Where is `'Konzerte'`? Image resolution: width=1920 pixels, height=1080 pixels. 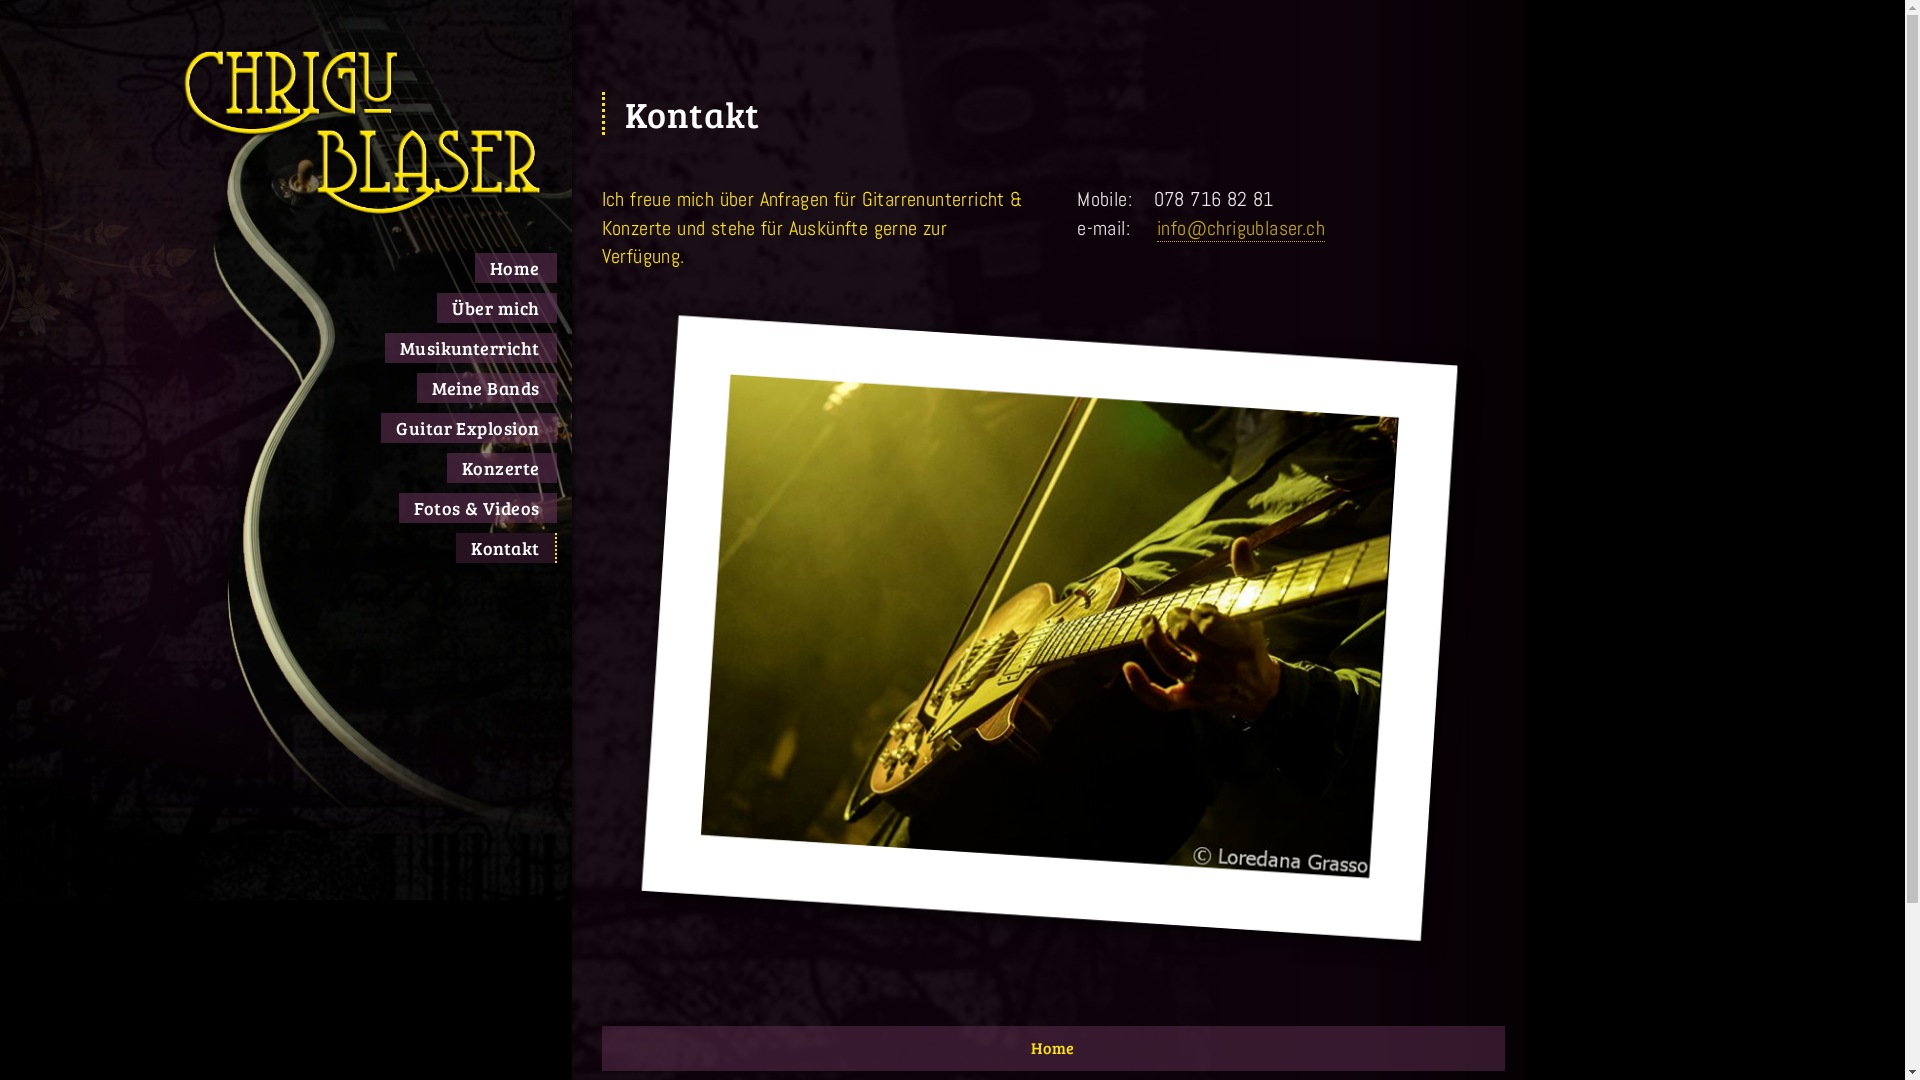
'Konzerte' is located at coordinates (502, 467).